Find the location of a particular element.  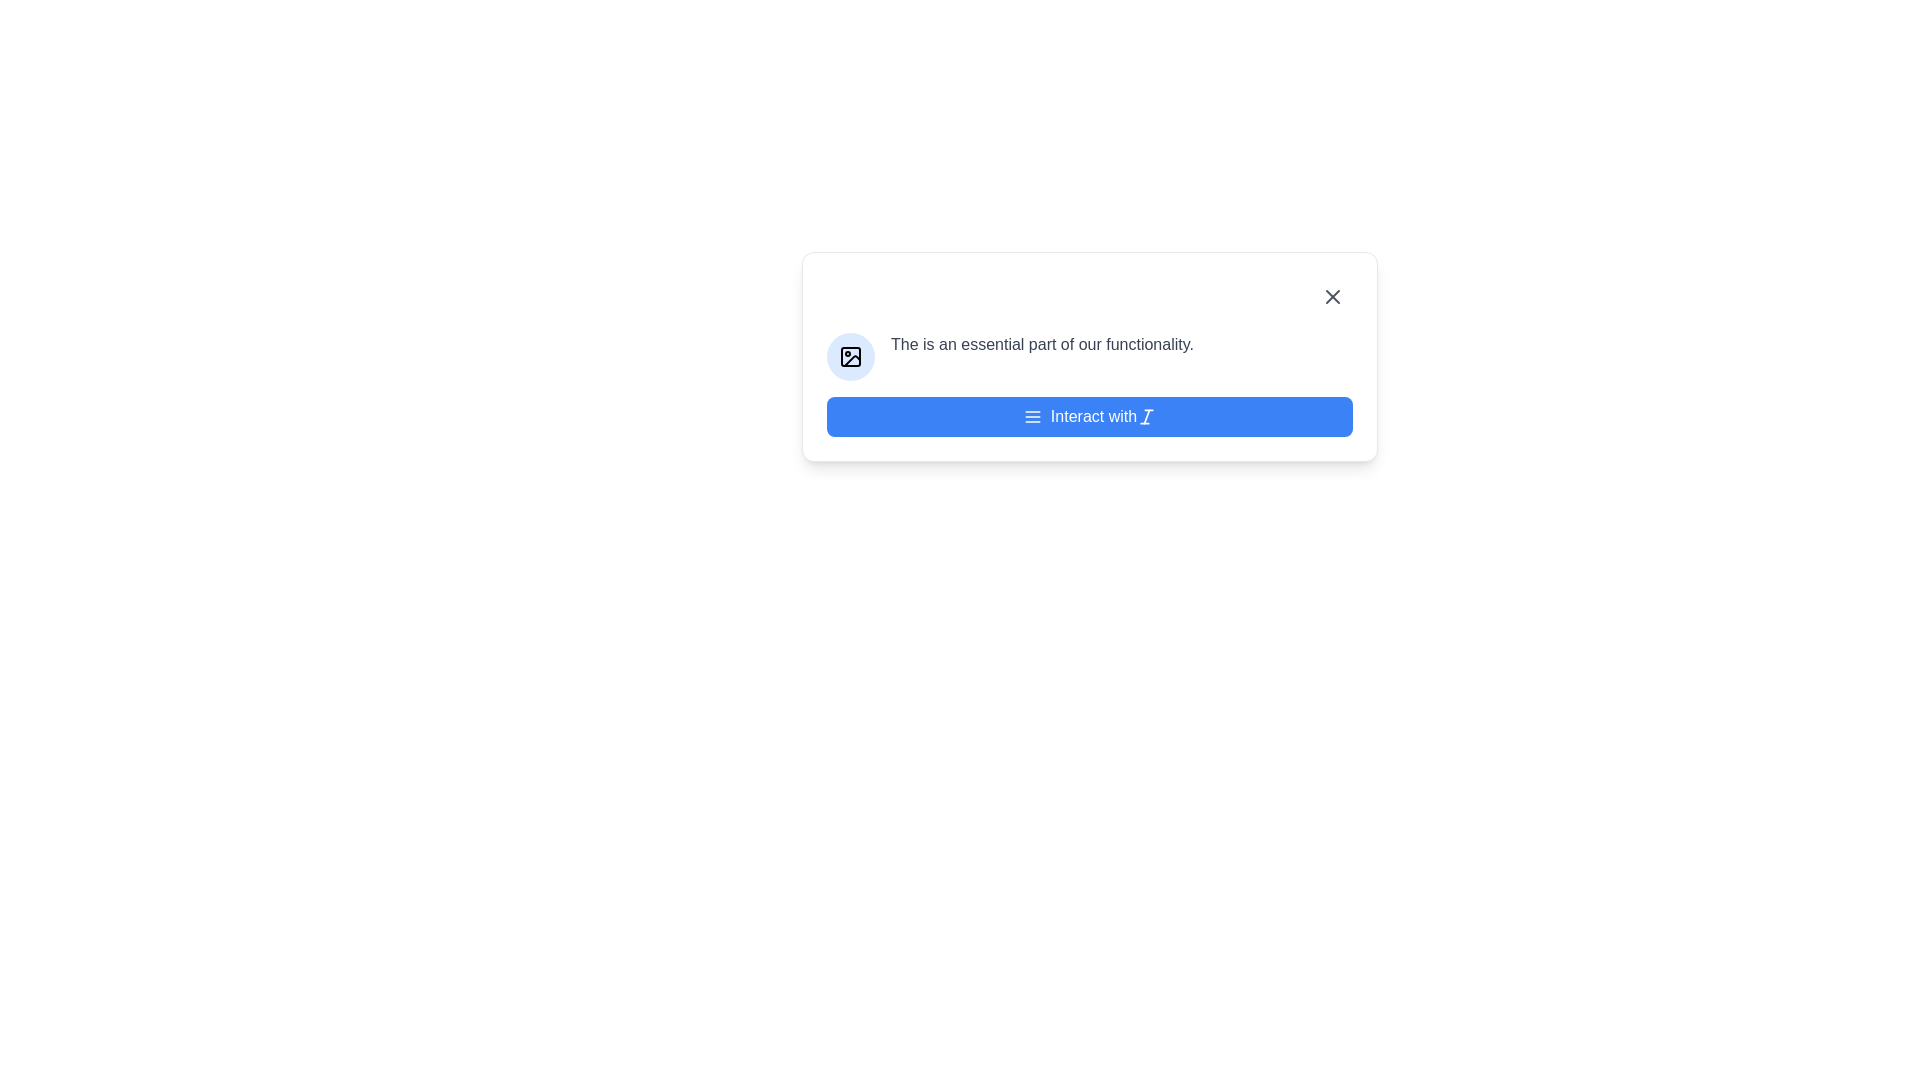

the 'X' button, a circular icon with a cross in the center, located in the top-right corner of the modal is located at coordinates (1333, 297).